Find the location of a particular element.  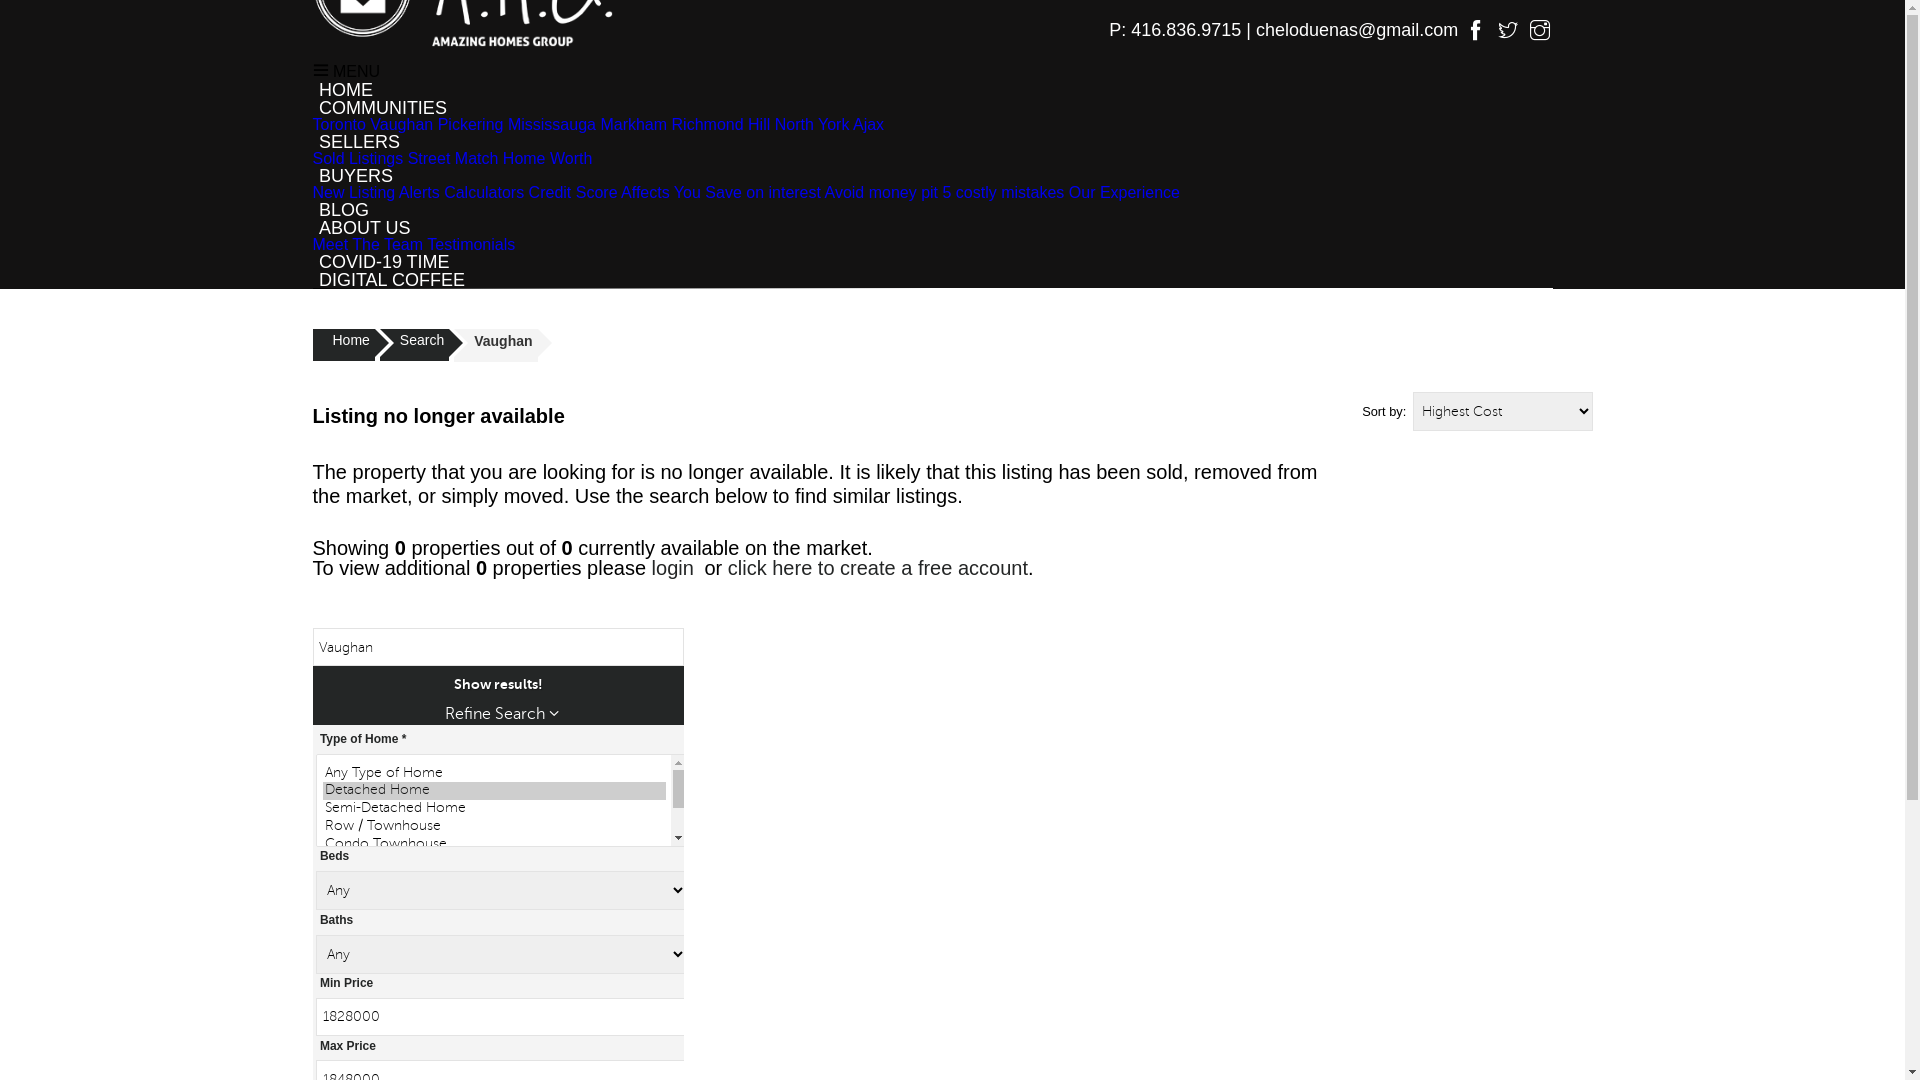

'Mississauga' is located at coordinates (552, 124).